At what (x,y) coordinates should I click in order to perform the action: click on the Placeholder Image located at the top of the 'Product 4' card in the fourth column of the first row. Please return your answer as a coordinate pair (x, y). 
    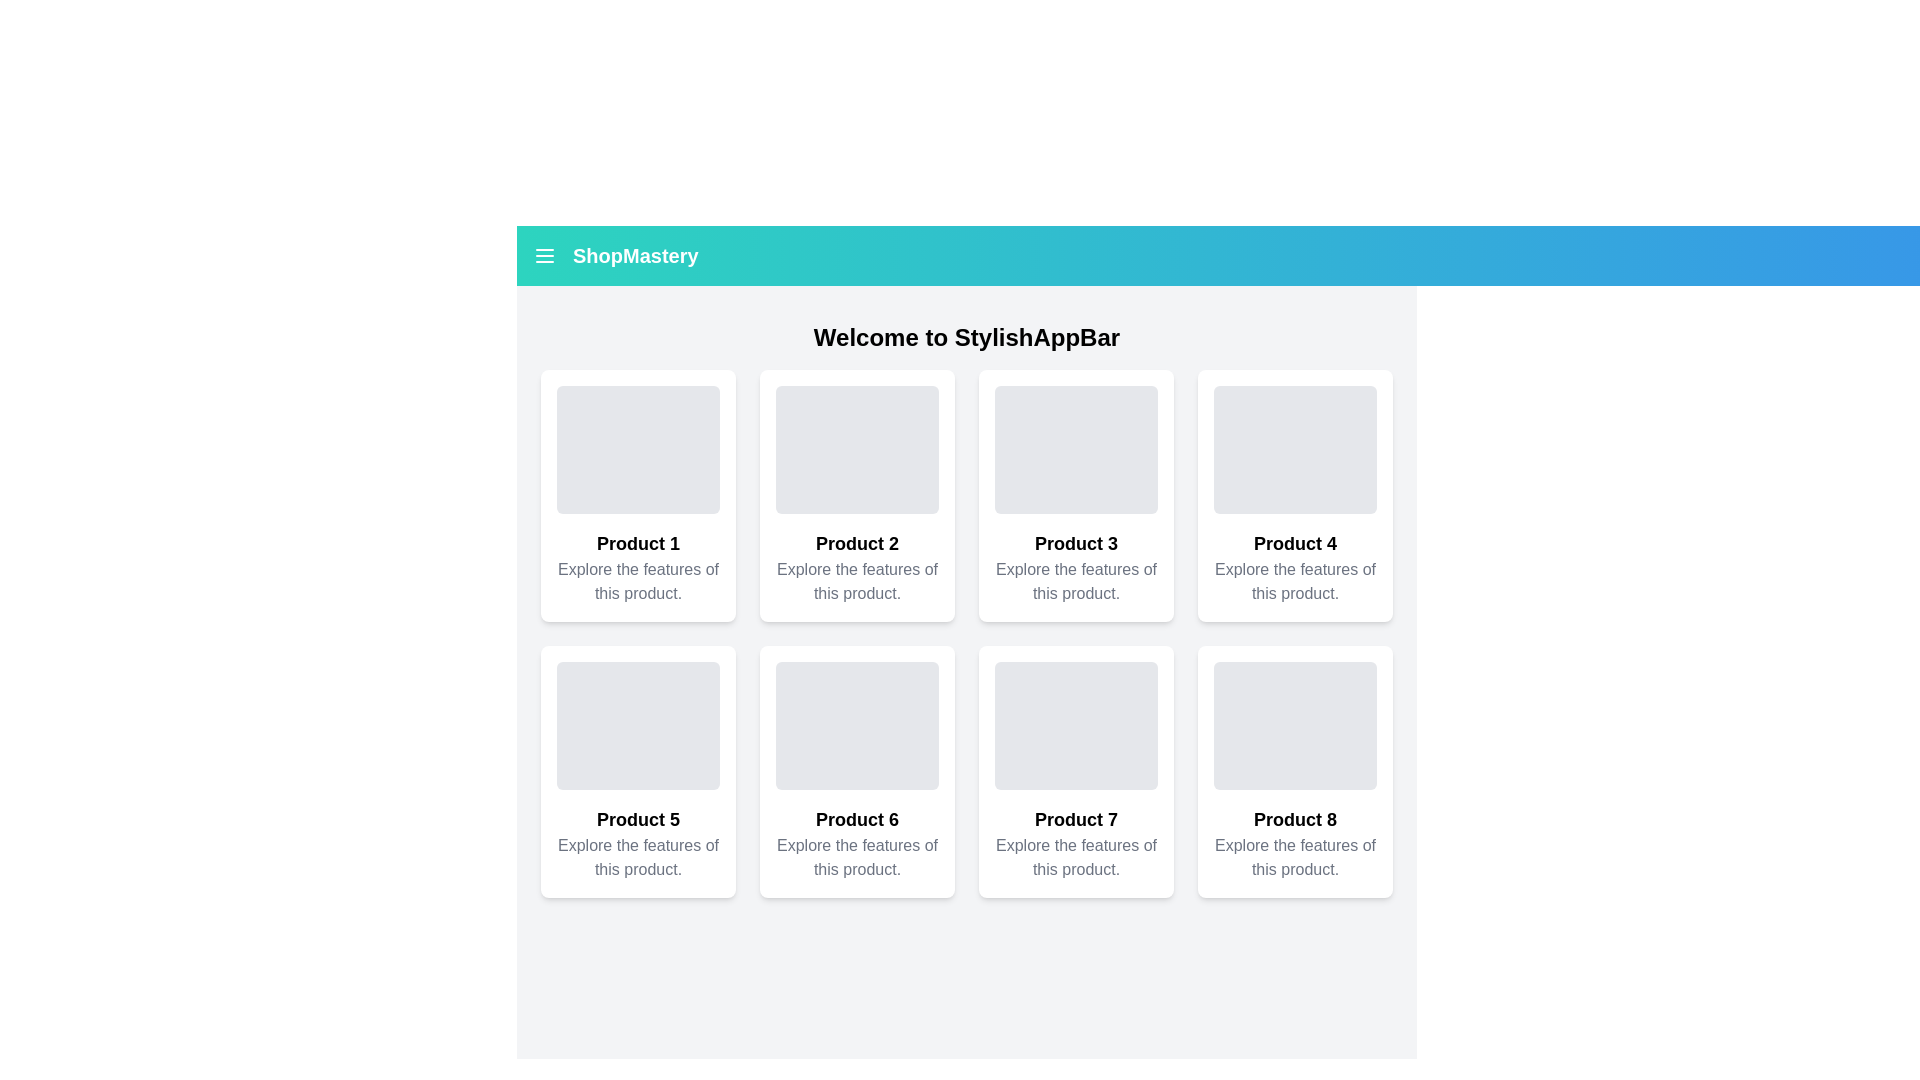
    Looking at the image, I should click on (1295, 450).